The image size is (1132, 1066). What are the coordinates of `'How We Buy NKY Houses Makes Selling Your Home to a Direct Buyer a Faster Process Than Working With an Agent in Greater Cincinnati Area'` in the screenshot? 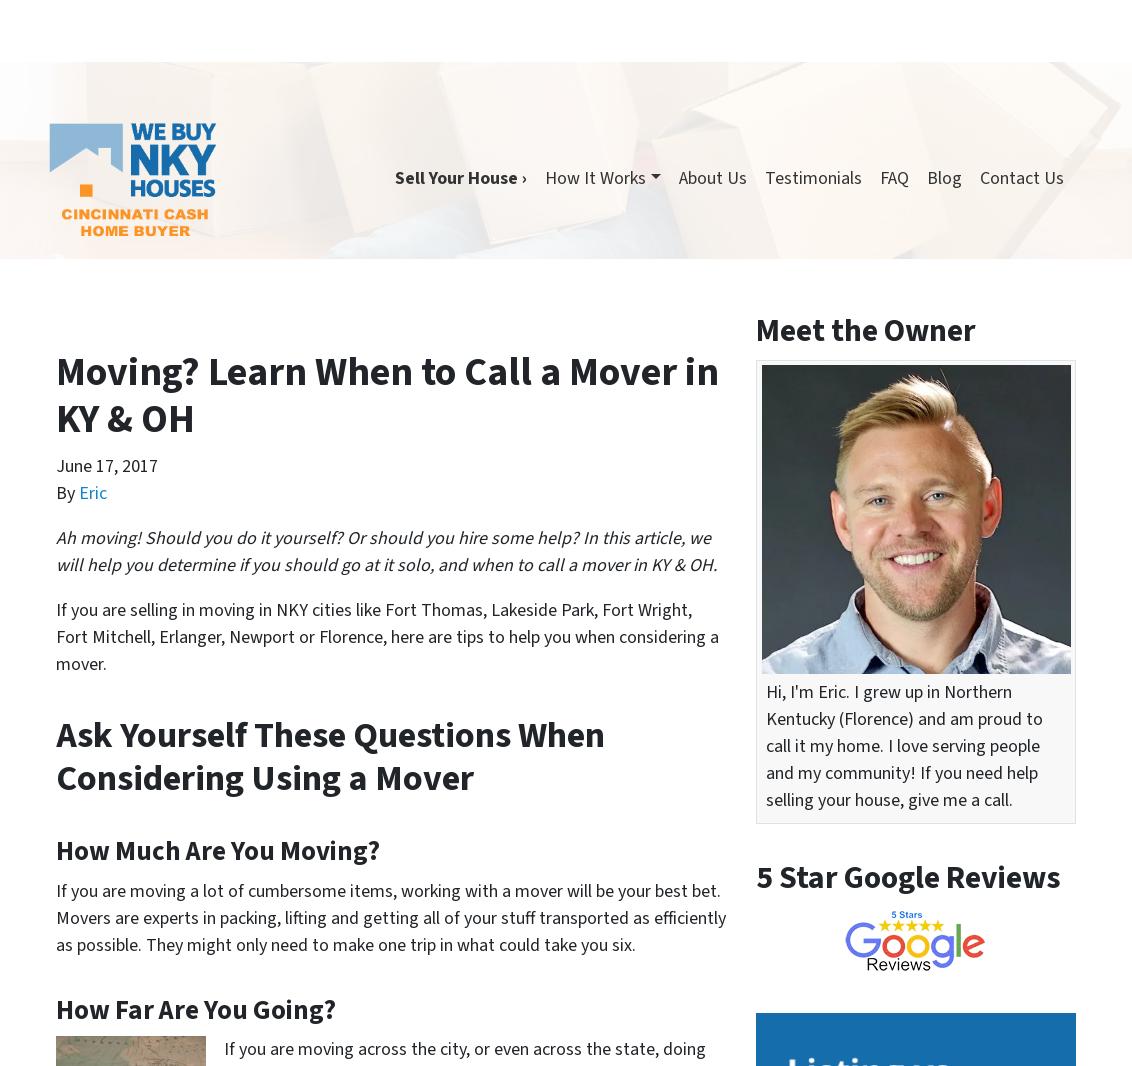 It's located at (903, 477).